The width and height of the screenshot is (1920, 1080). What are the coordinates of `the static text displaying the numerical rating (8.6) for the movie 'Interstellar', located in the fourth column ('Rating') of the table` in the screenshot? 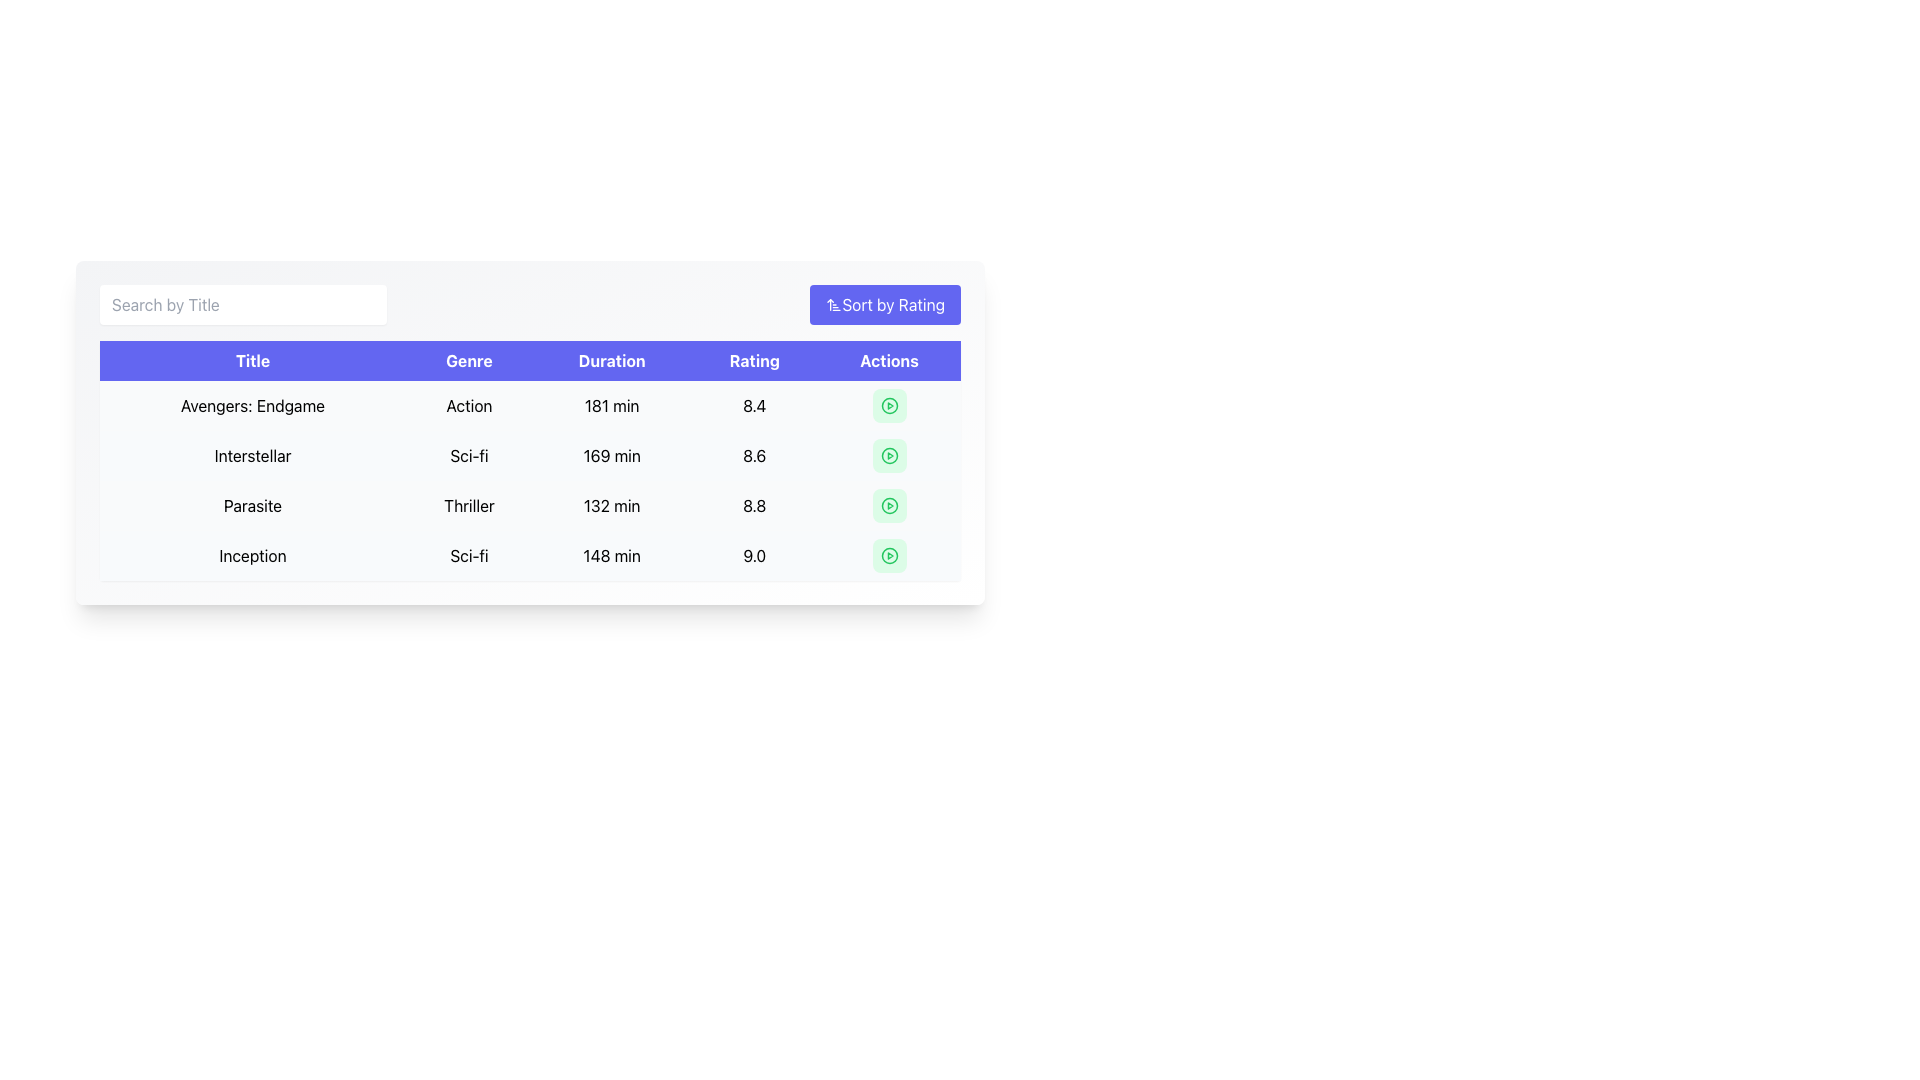 It's located at (753, 455).